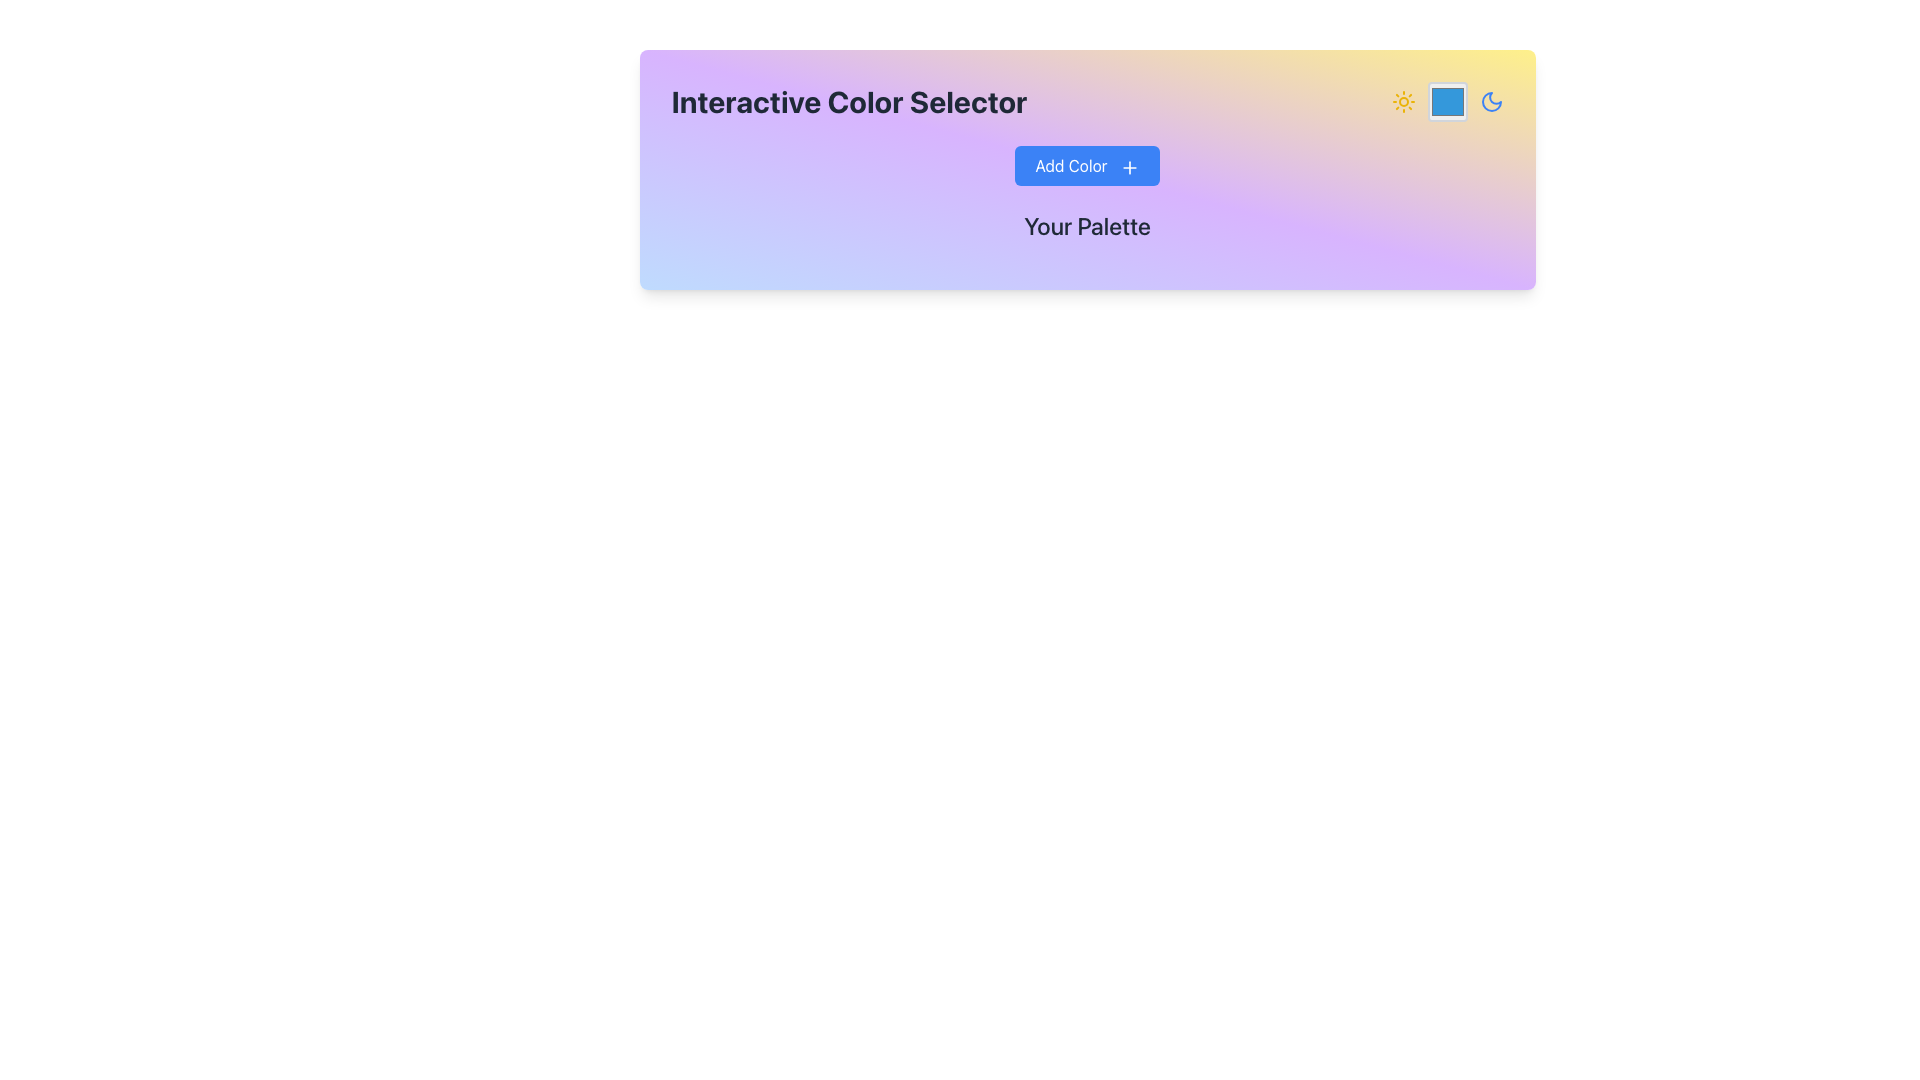 Image resolution: width=1920 pixels, height=1080 pixels. I want to click on the sun icon, which is a yellow circular shape with radiating lines, so click(1402, 101).